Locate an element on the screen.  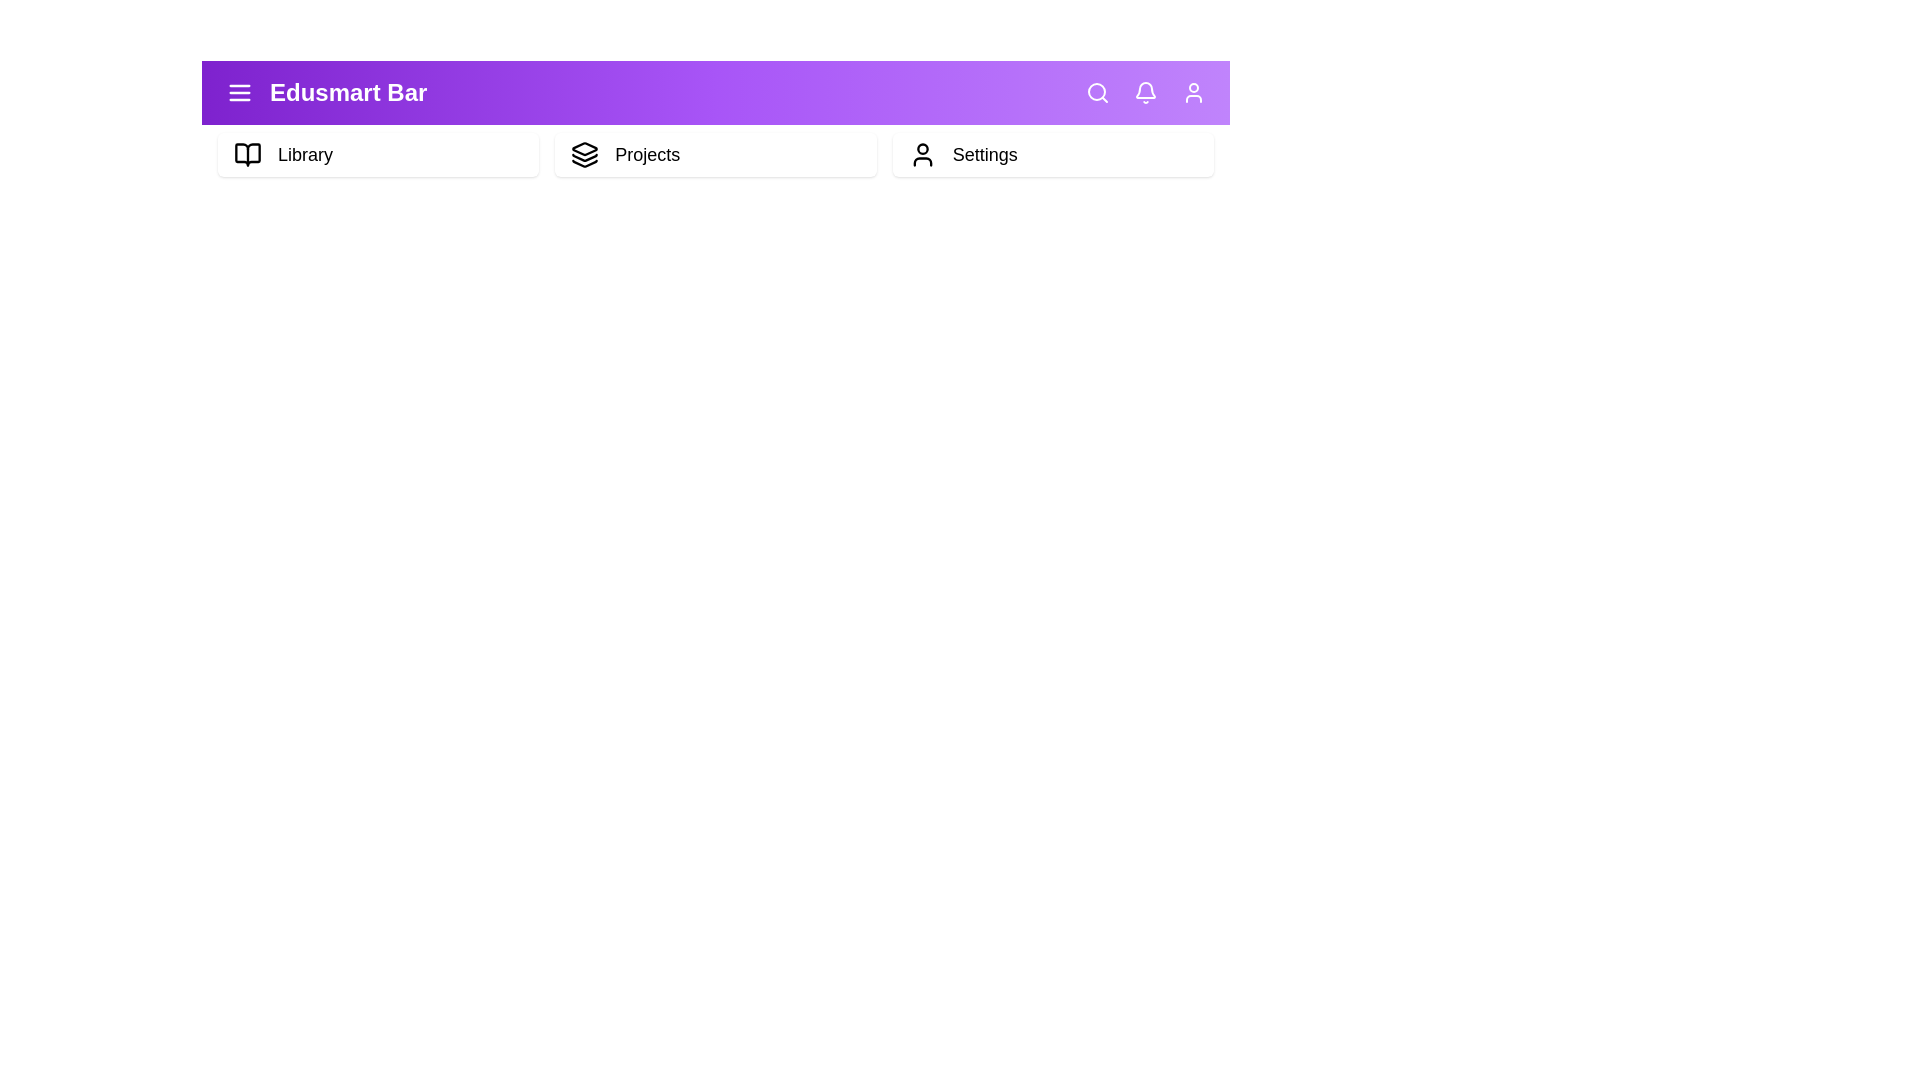
the 'Notifications' icon to view alerts is located at coordinates (1146, 92).